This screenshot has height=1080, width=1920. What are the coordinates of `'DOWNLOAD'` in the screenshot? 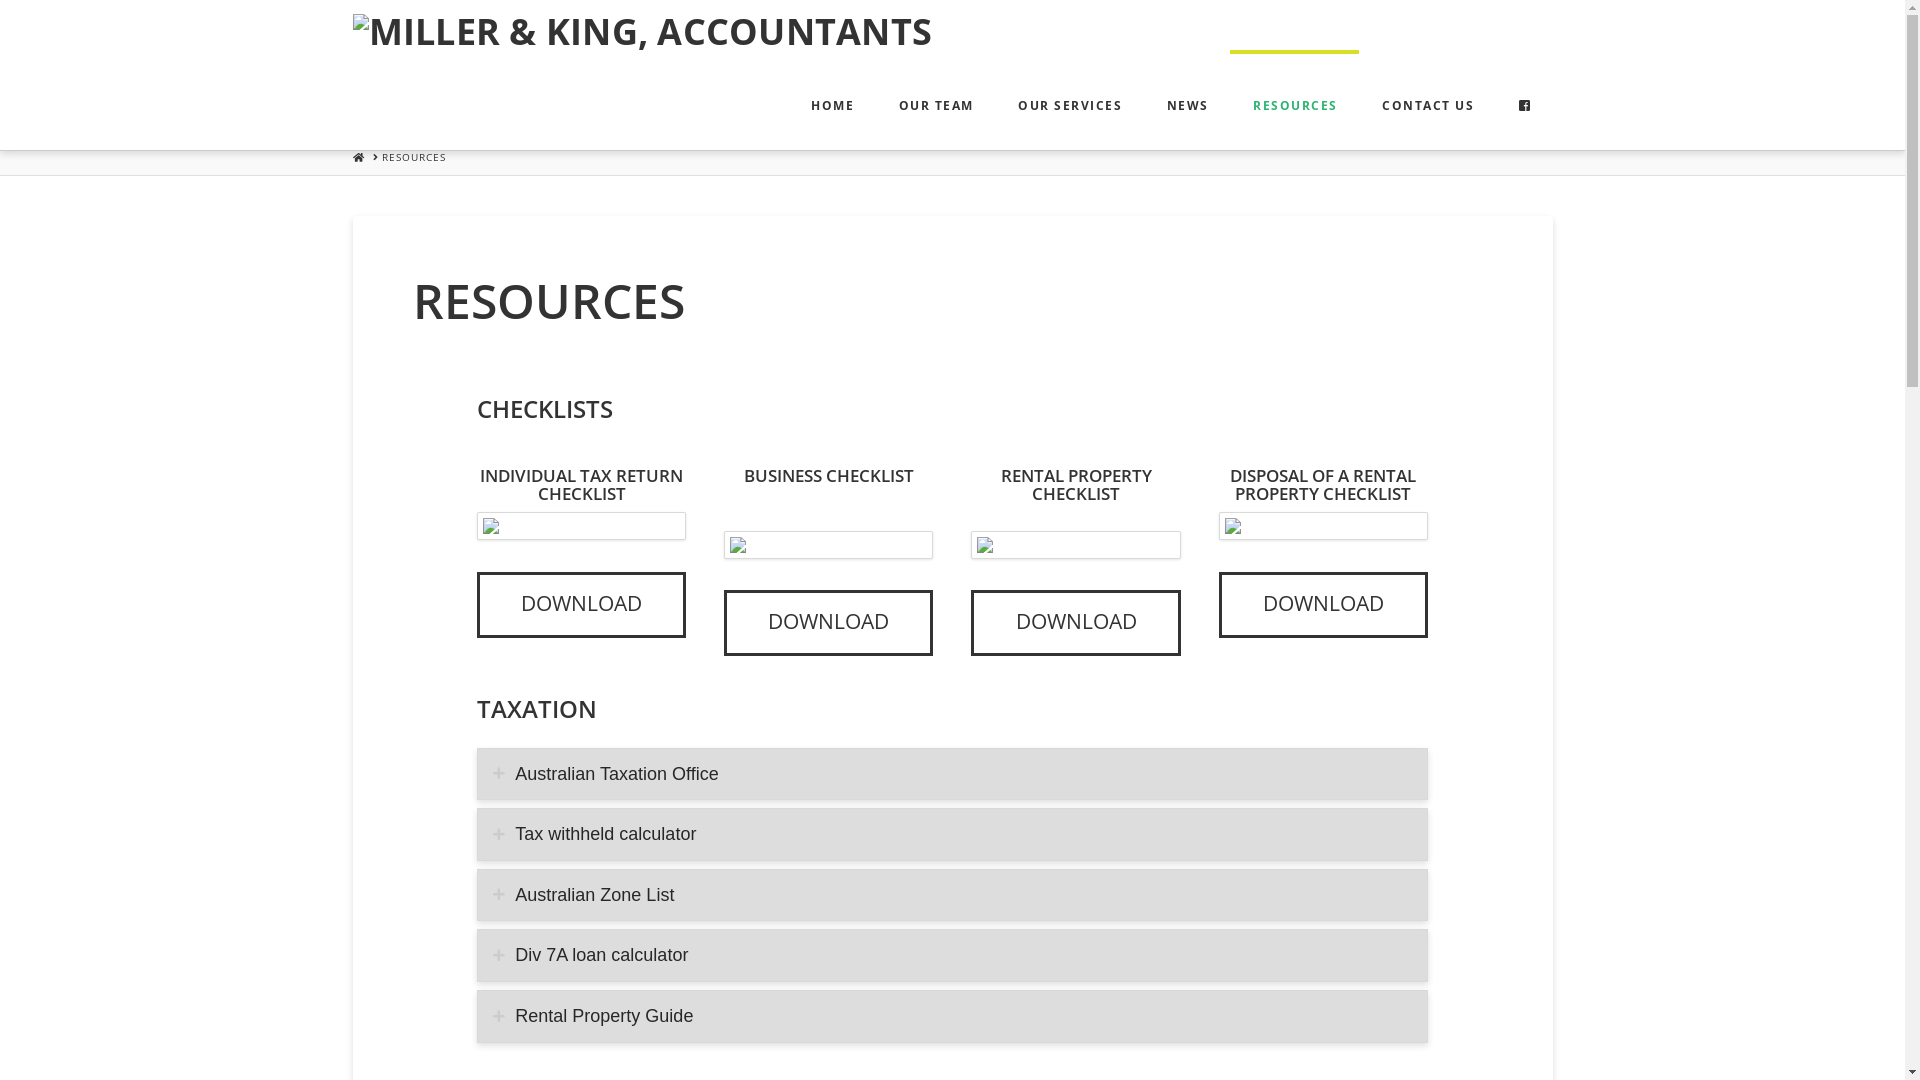 It's located at (828, 622).